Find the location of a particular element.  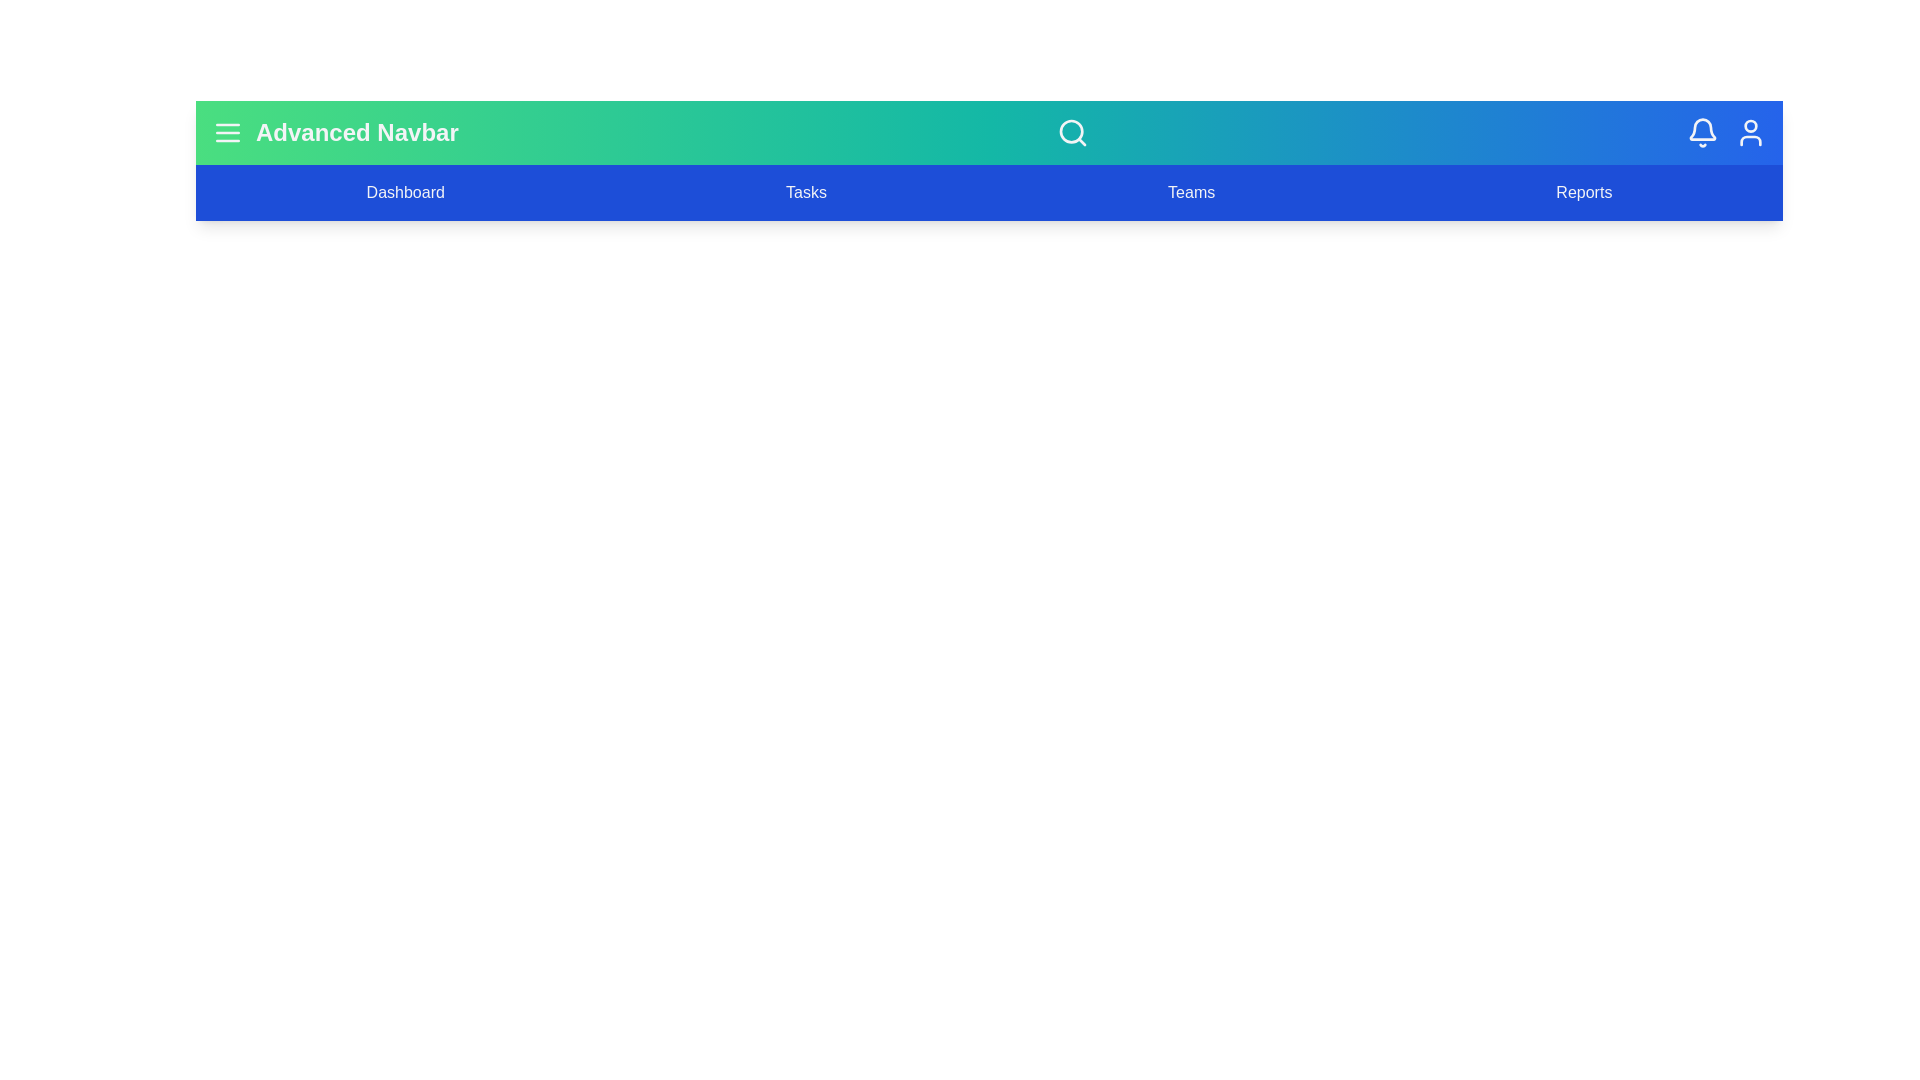

the navigation item Tasks to navigate to its corresponding section is located at coordinates (806, 192).